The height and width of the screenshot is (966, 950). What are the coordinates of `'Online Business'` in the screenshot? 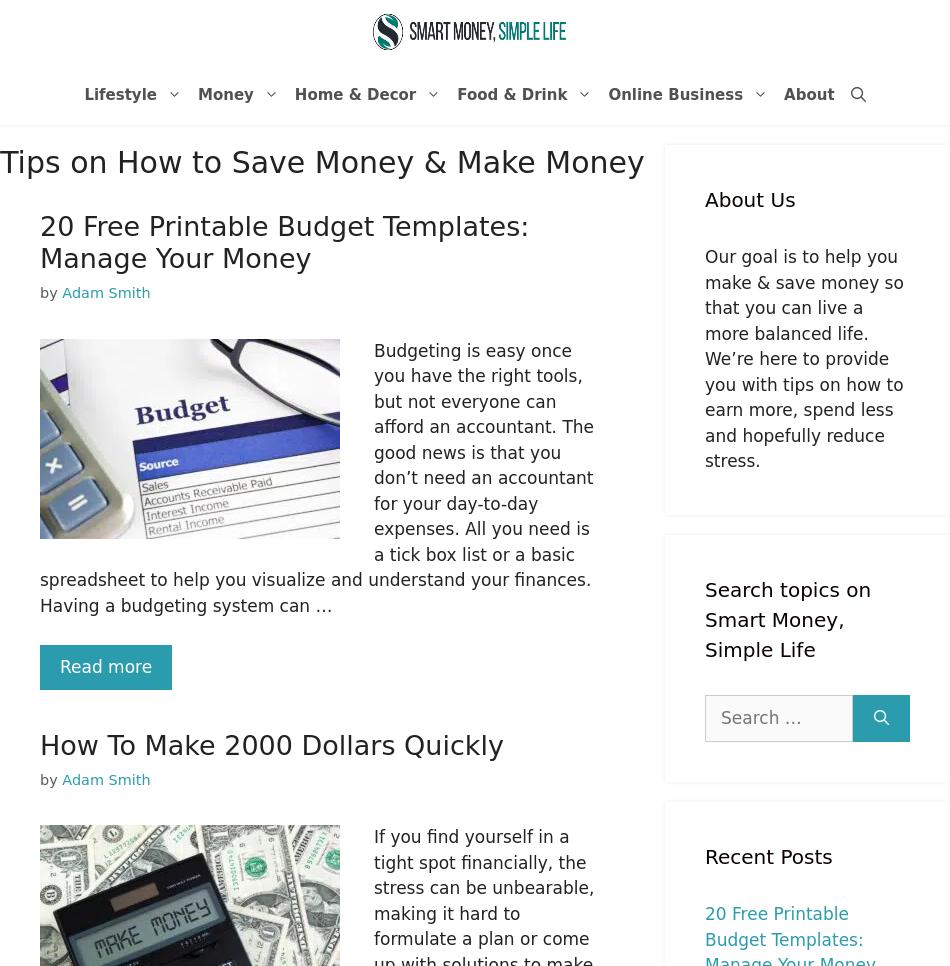 It's located at (675, 93).